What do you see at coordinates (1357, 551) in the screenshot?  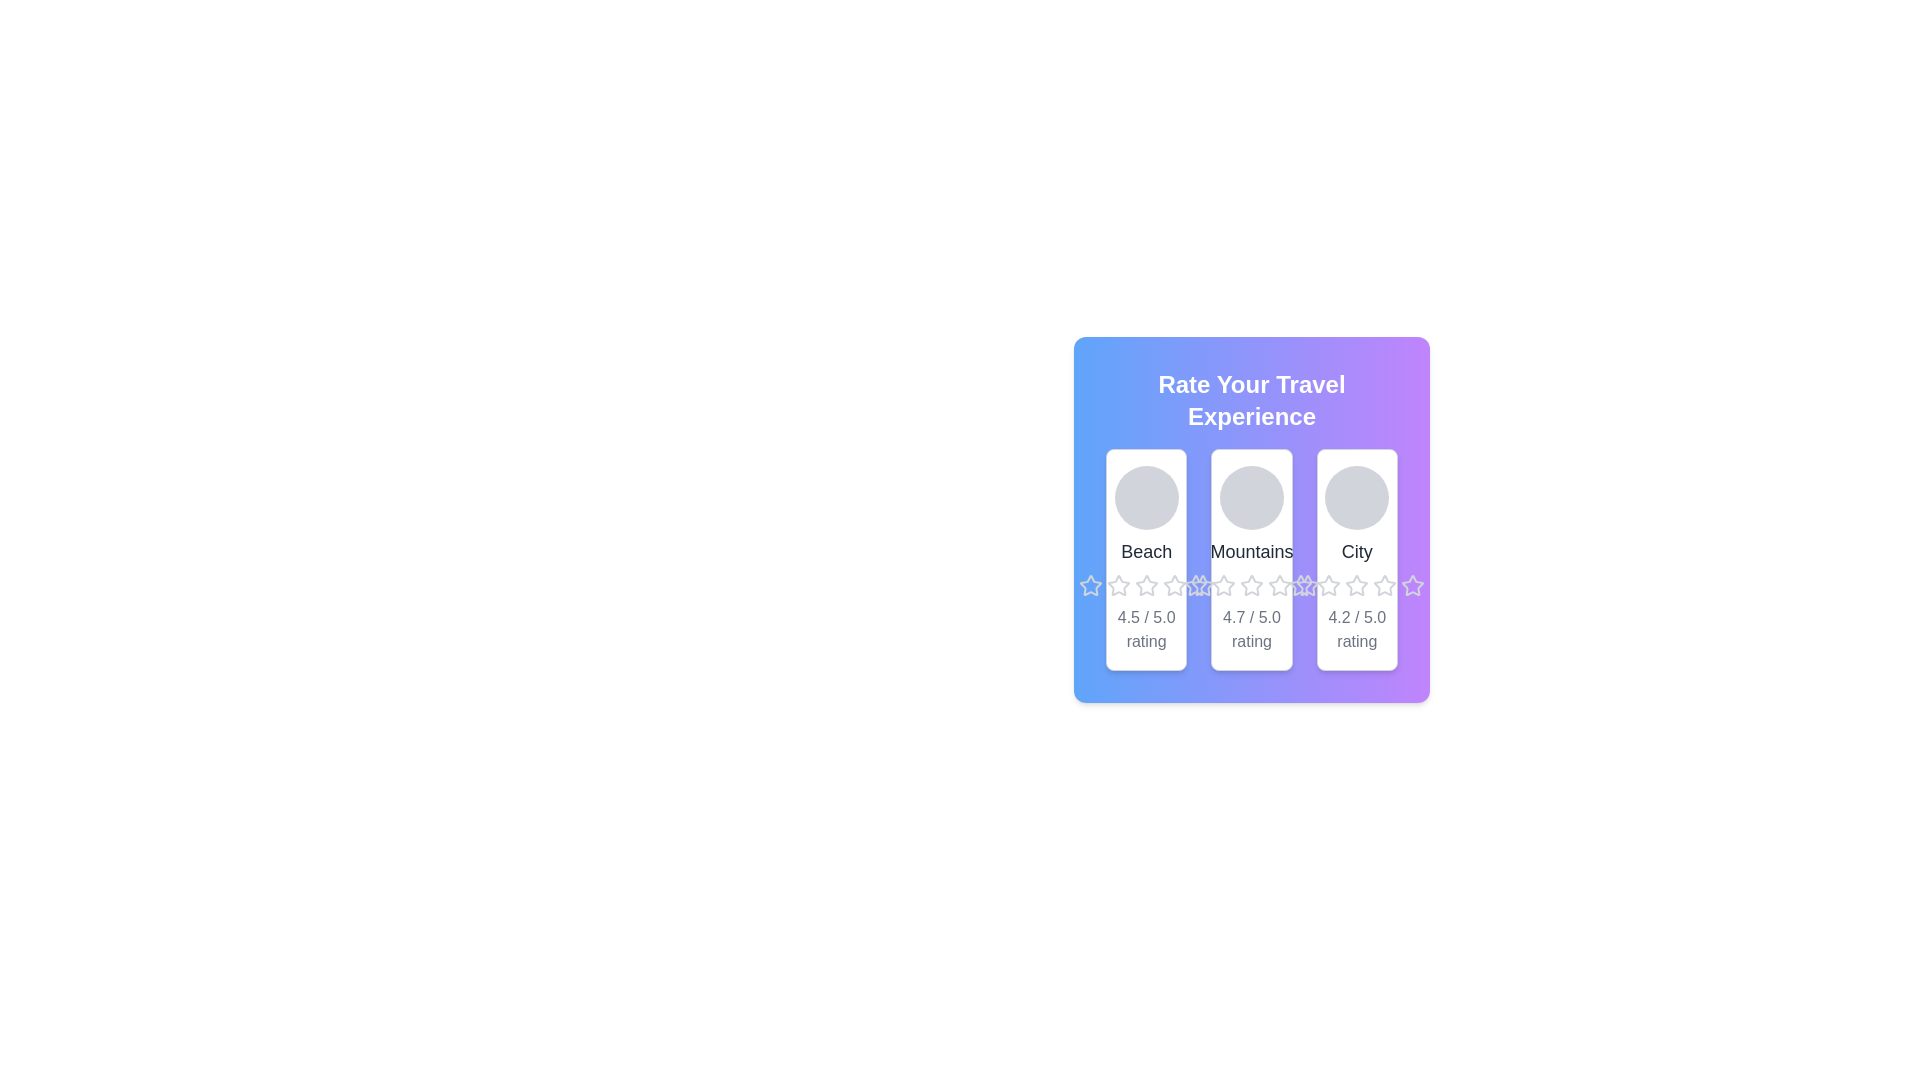 I see `the 'City' label which is medium gray, center-aligned, located below a circular gray avatar and above a star rating row, within a card titled 'Rate Your Travel Experience'` at bounding box center [1357, 551].